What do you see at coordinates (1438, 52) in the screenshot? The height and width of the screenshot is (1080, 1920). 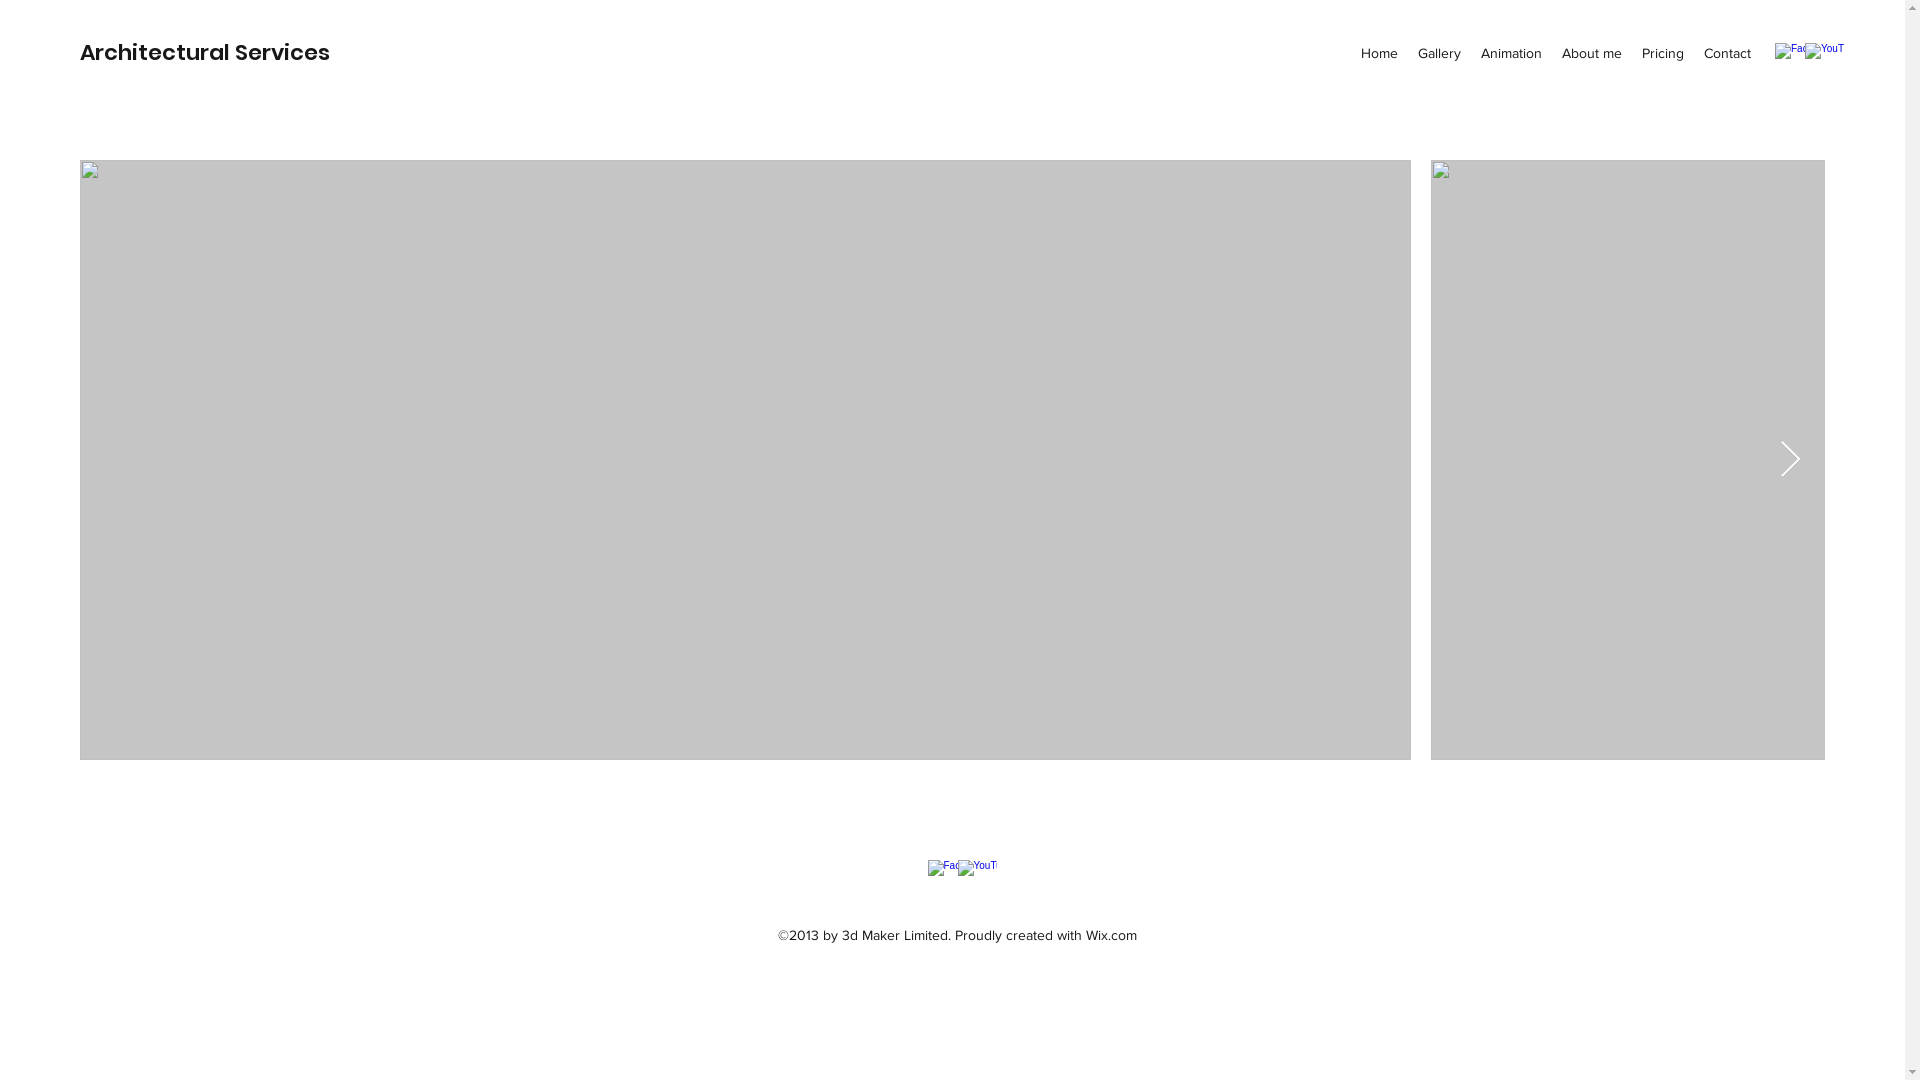 I see `'Gallery'` at bounding box center [1438, 52].